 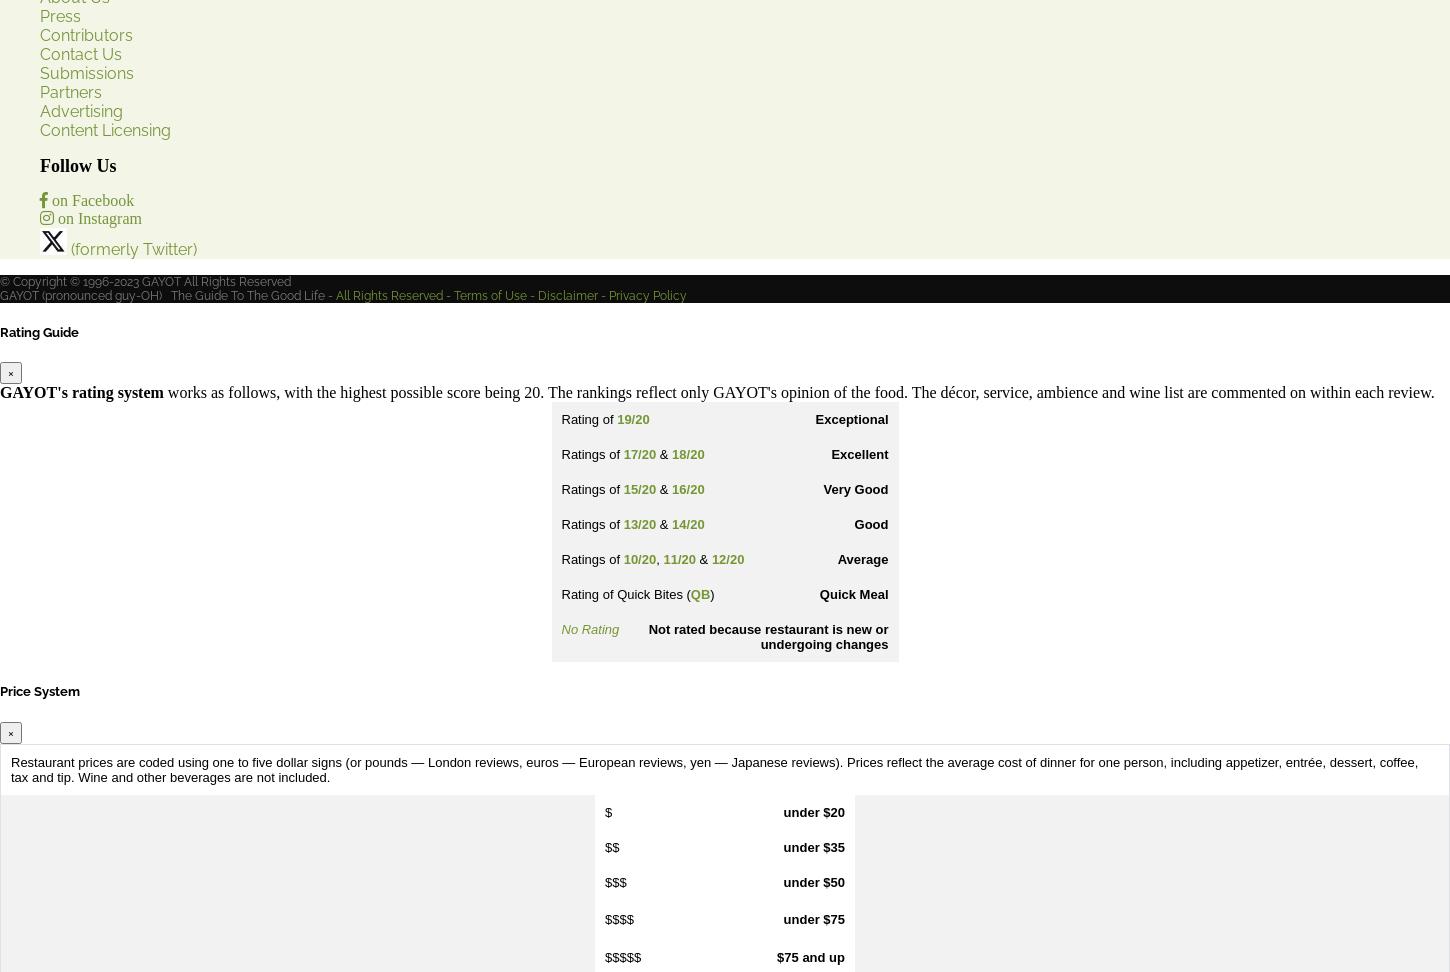 I want to click on 'Reserve a Table', so click(x=40, y=640).